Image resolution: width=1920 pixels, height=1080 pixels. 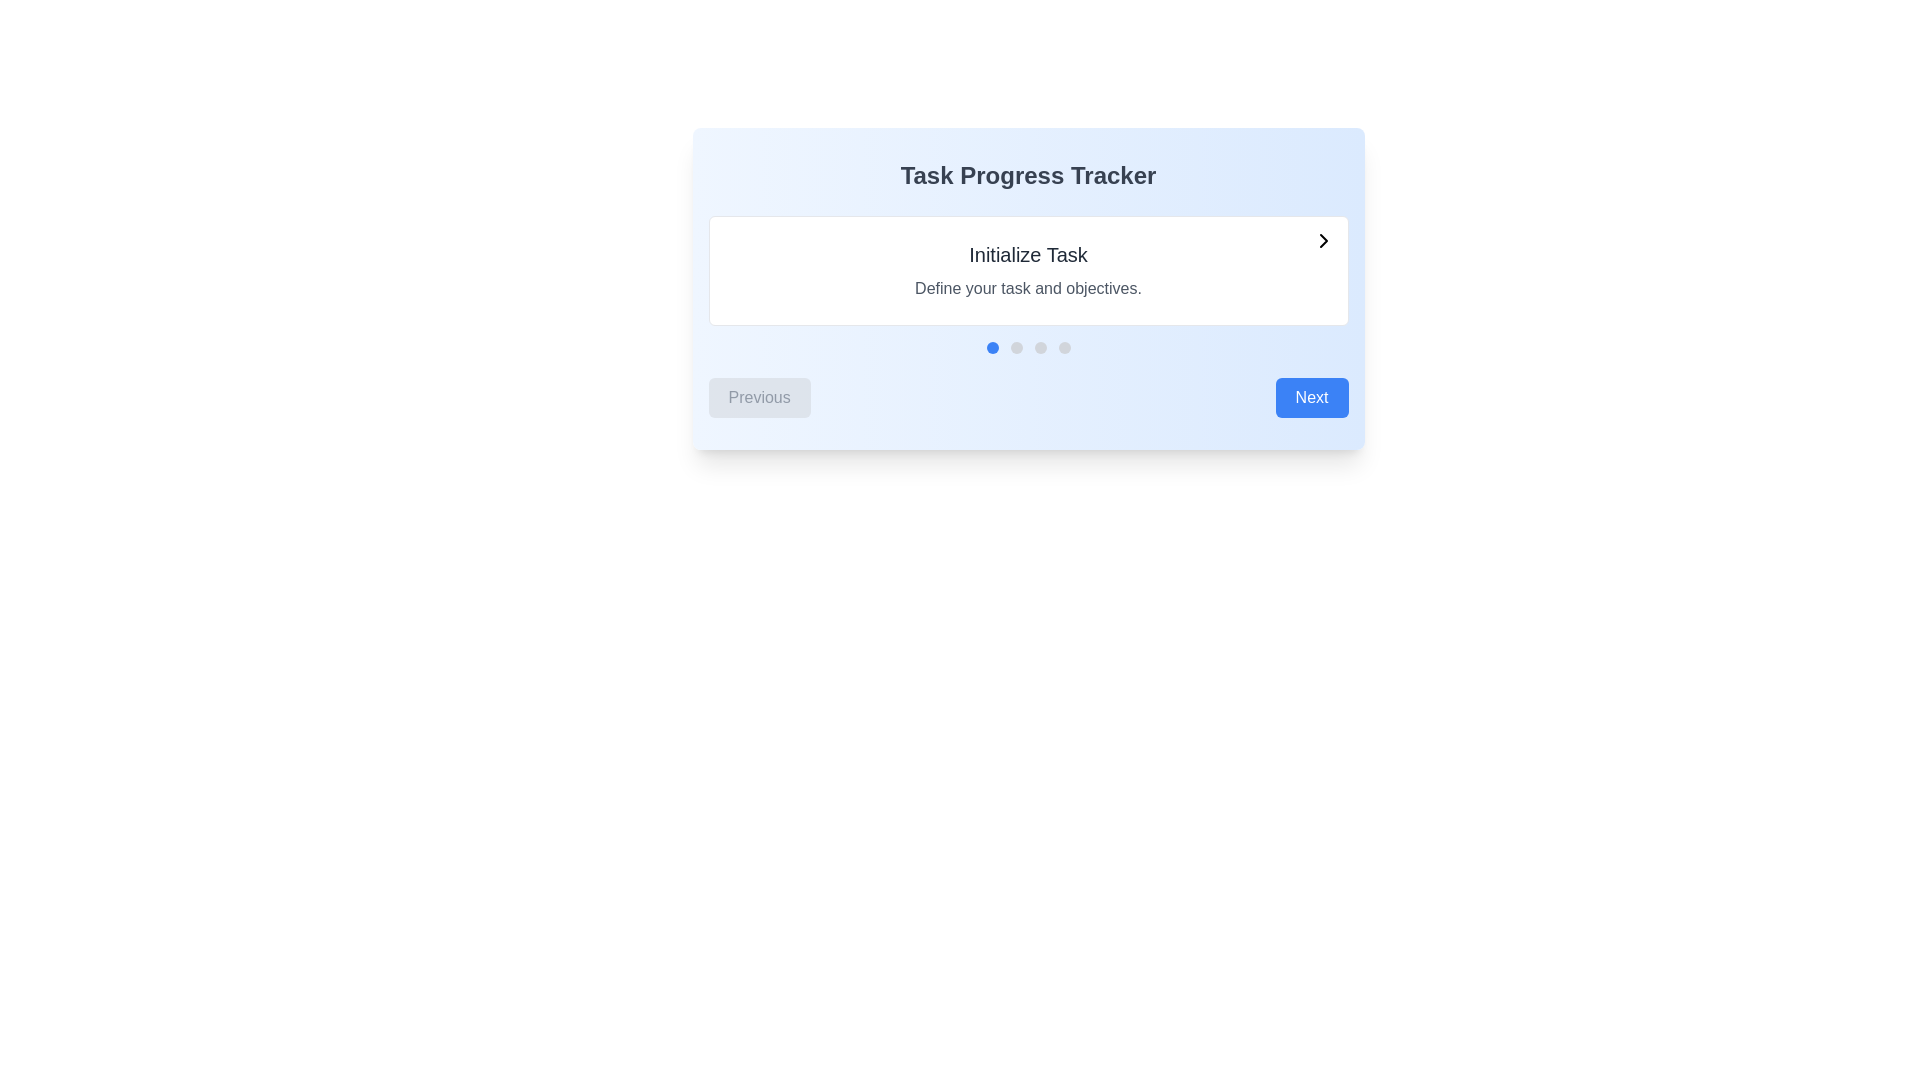 What do you see at coordinates (1016, 346) in the screenshot?
I see `the second dot from the left in the progress tracker indicator, which is located under the 'Initialize Task' area` at bounding box center [1016, 346].